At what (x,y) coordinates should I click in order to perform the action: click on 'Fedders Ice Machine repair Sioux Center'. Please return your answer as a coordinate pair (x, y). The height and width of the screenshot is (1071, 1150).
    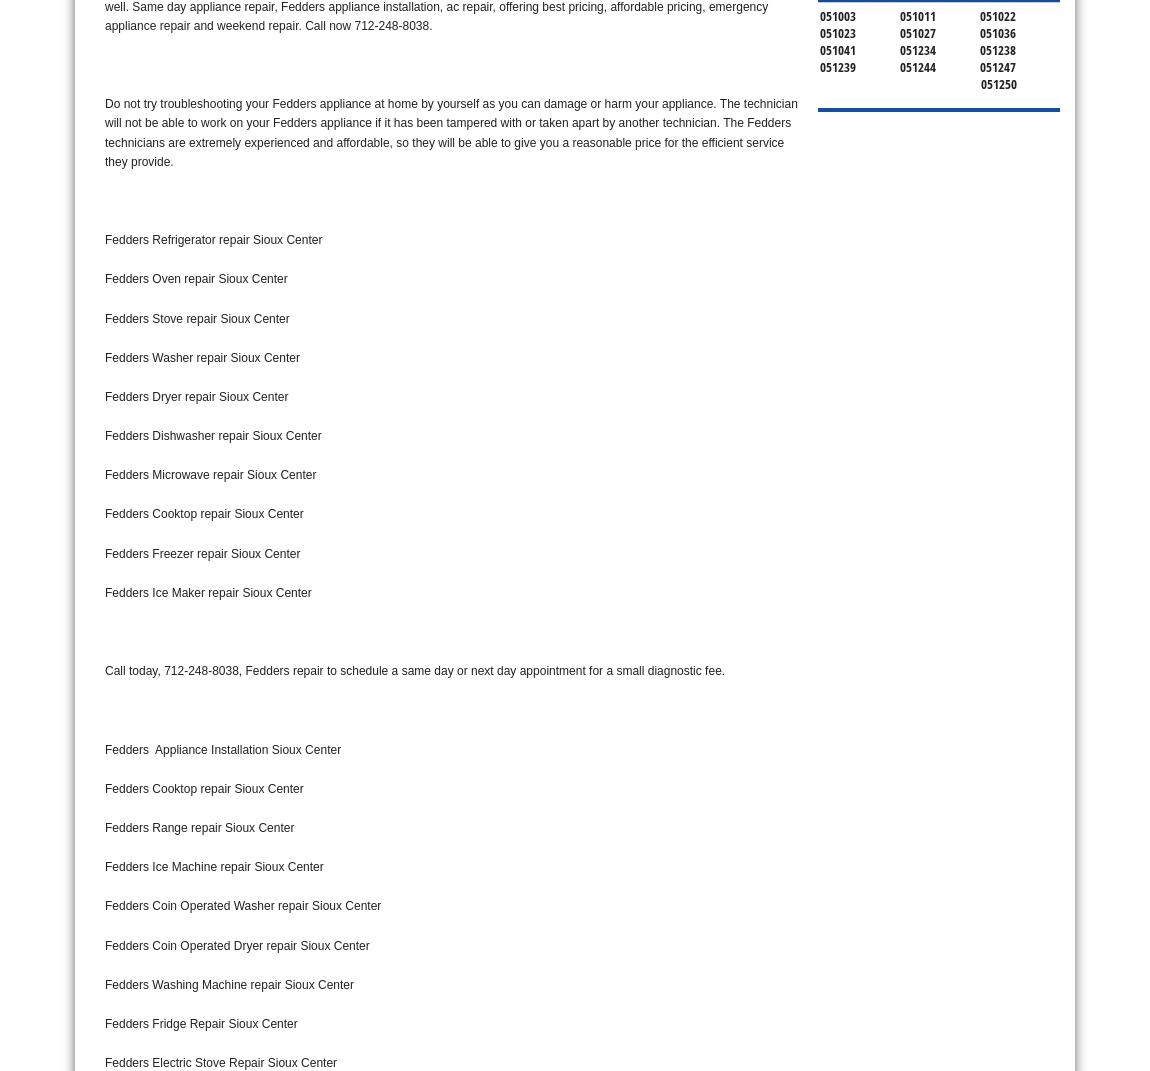
    Looking at the image, I should click on (213, 866).